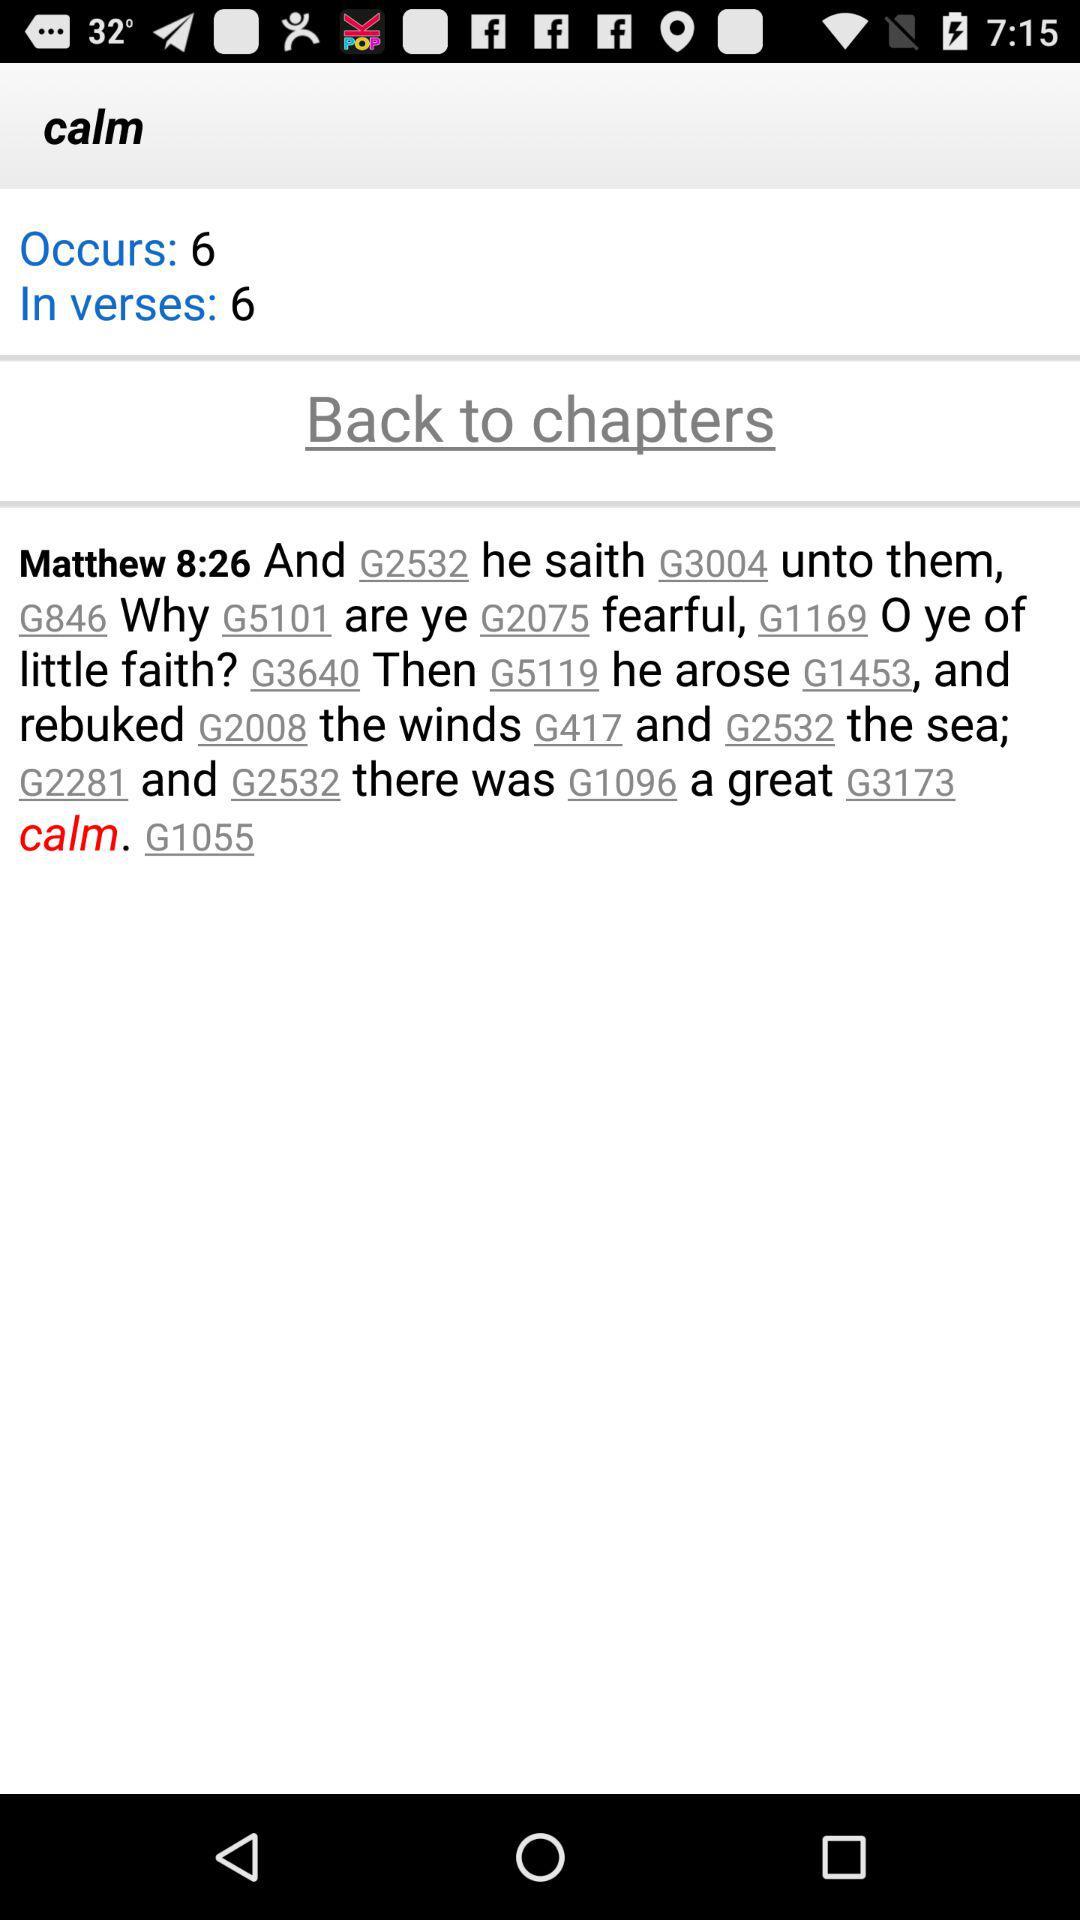 This screenshot has width=1080, height=1920. I want to click on back to chapters, so click(540, 419).